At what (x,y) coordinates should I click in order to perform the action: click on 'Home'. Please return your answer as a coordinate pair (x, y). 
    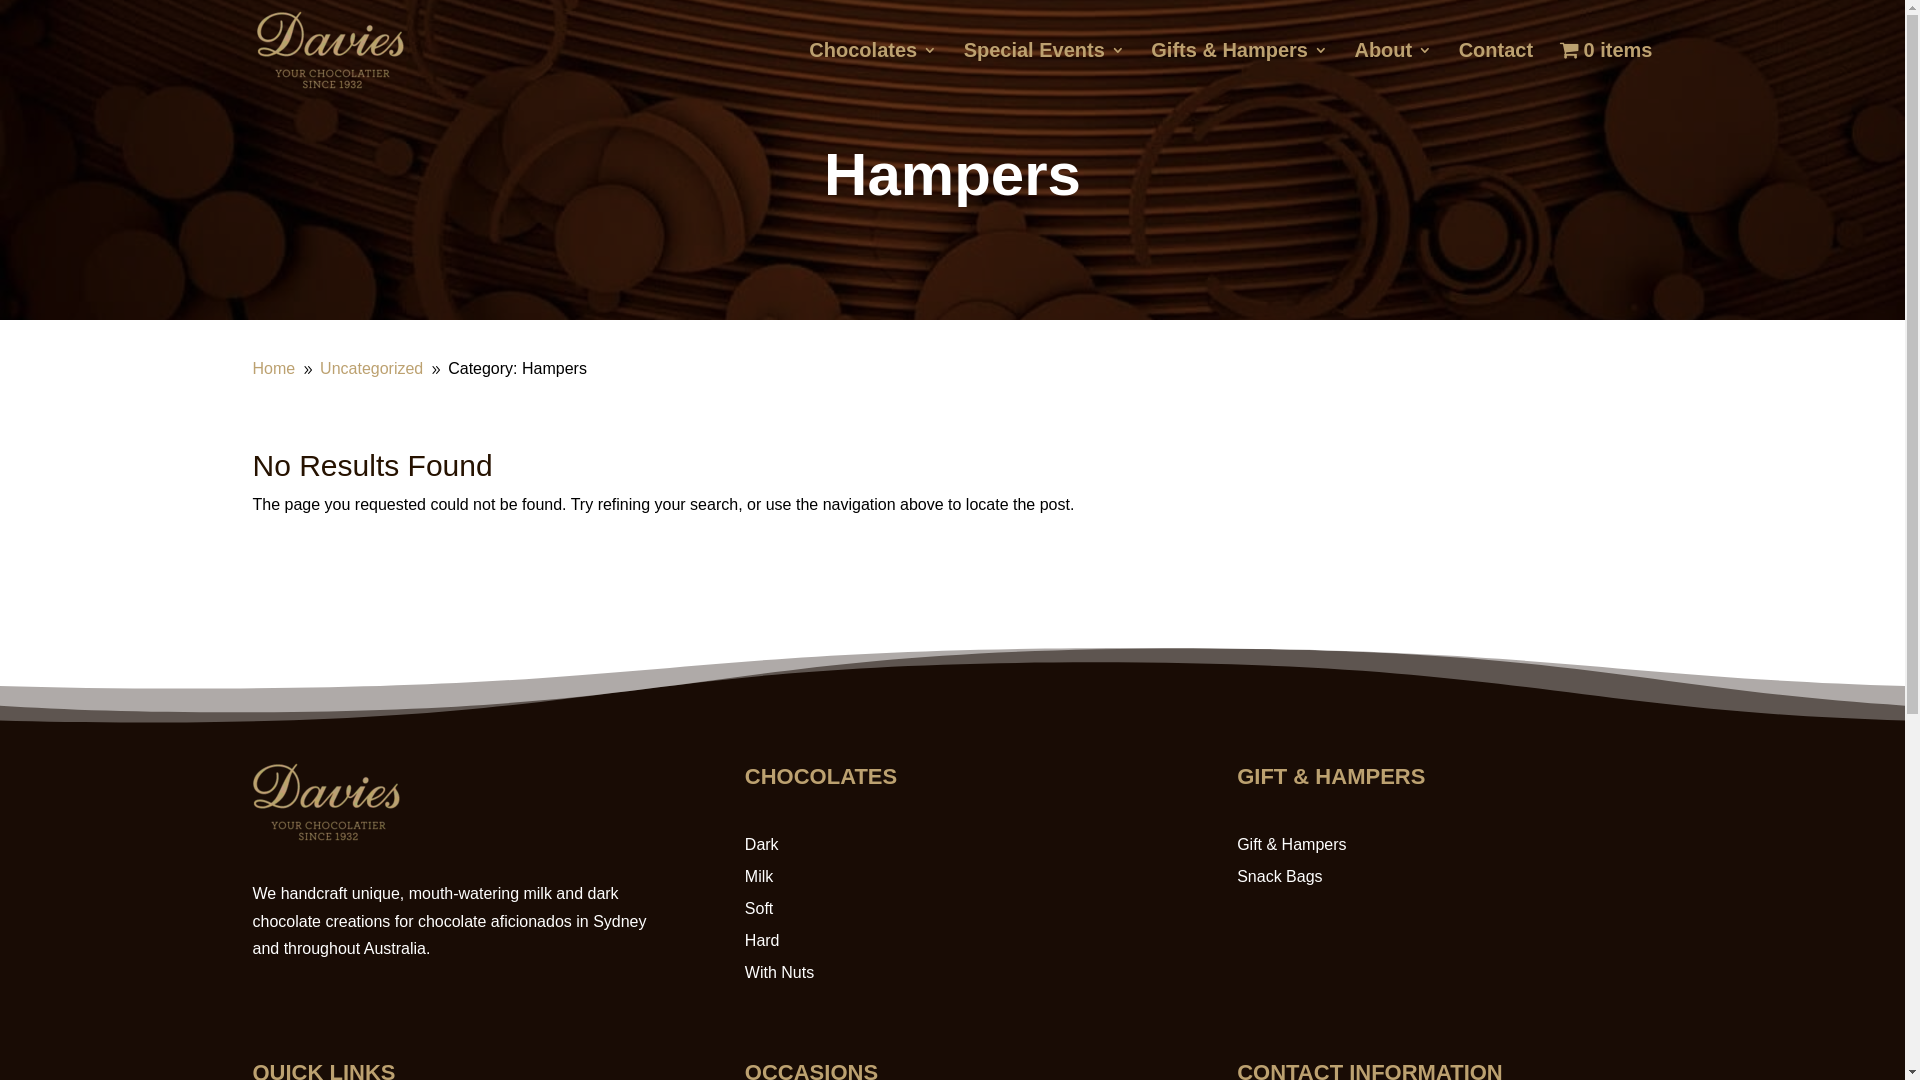
    Looking at the image, I should click on (272, 368).